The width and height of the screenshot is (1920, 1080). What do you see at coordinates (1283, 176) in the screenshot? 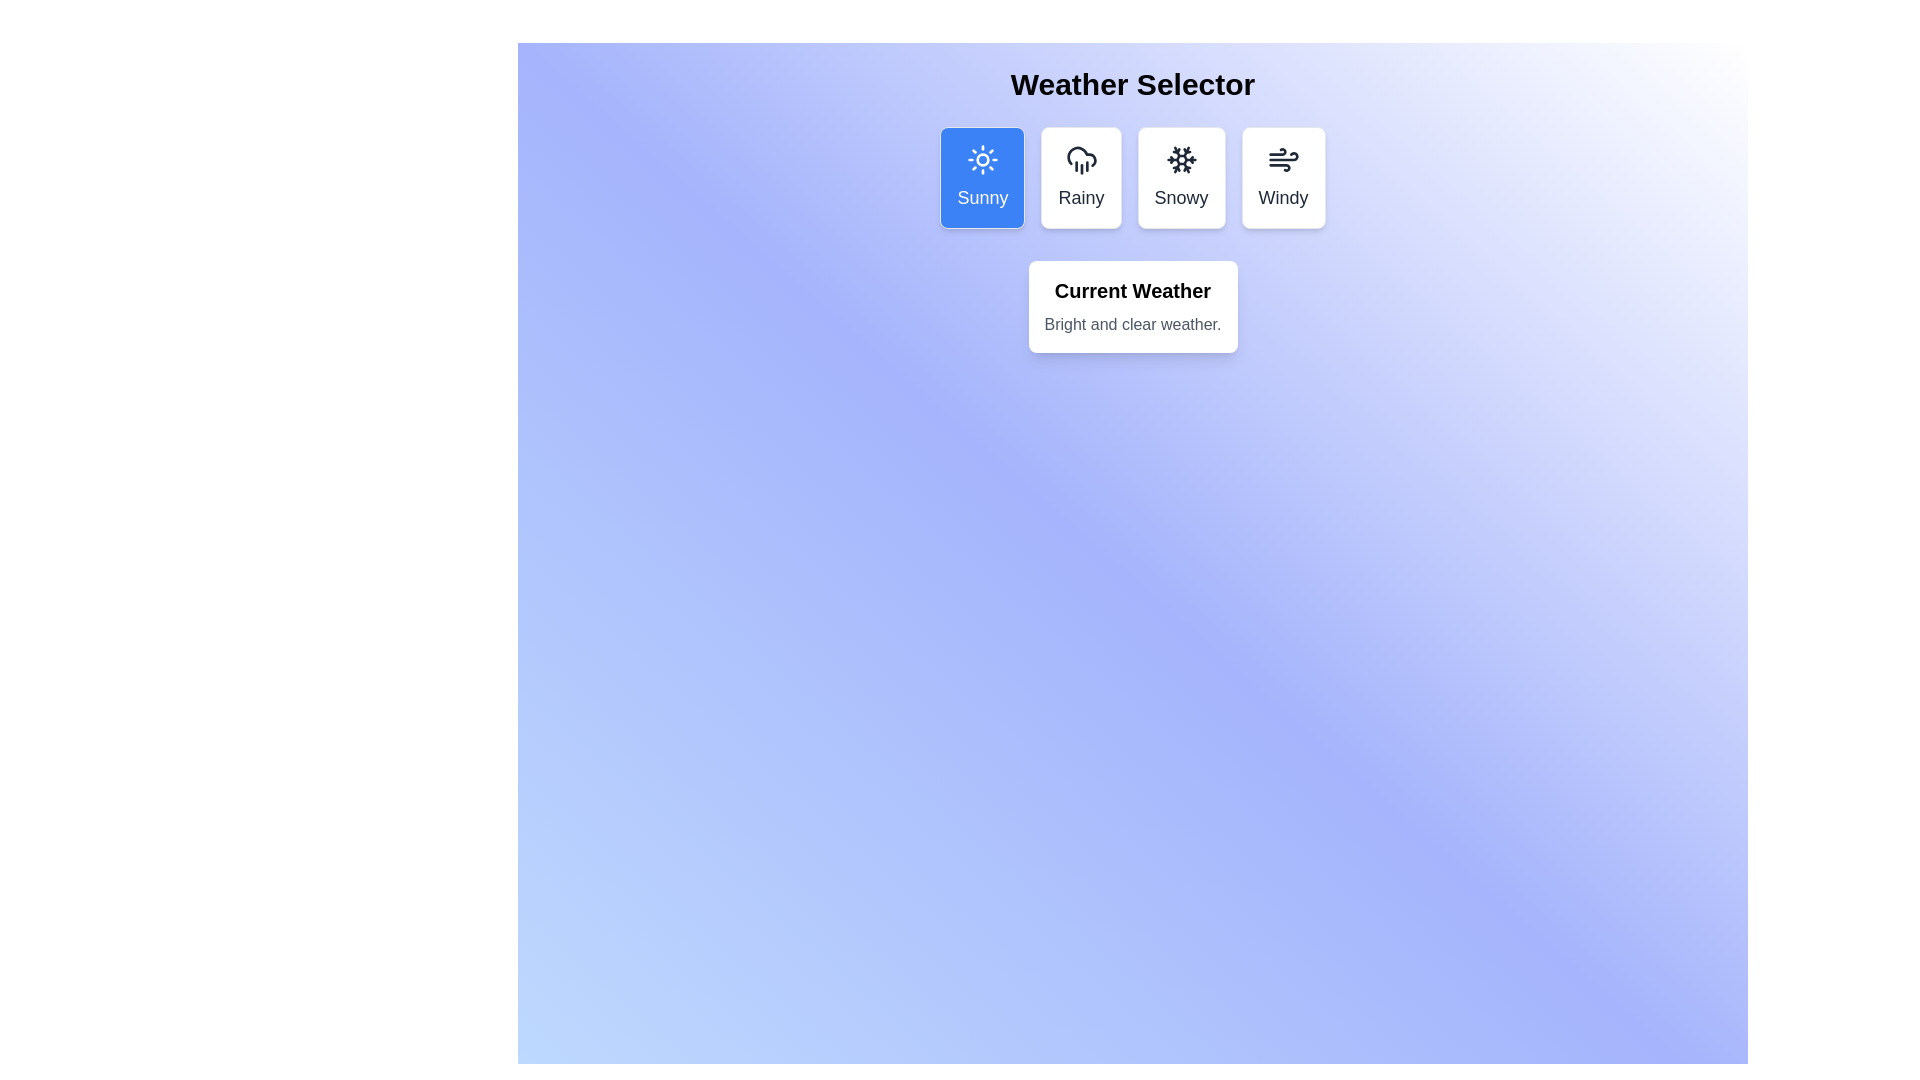
I see `the weather option Windy to observe its hover effect` at bounding box center [1283, 176].